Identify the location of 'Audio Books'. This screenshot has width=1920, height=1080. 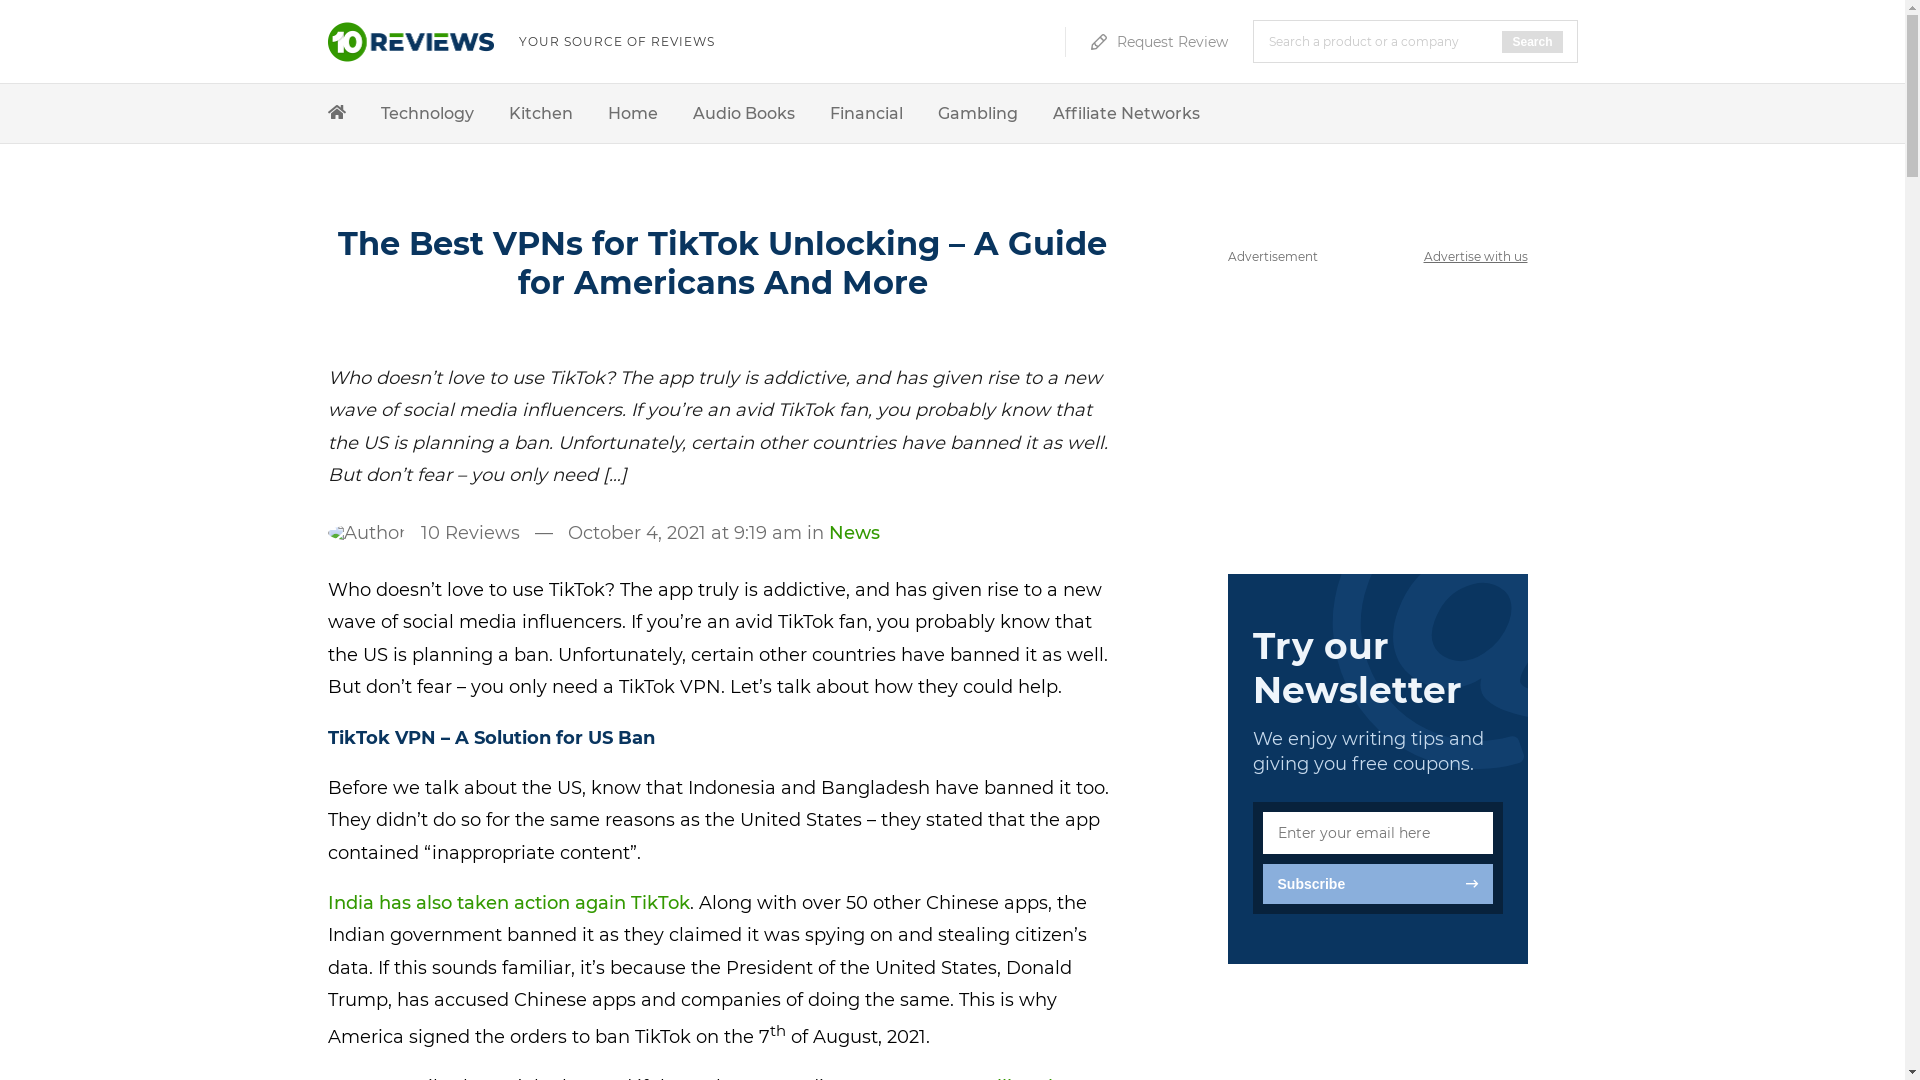
(742, 113).